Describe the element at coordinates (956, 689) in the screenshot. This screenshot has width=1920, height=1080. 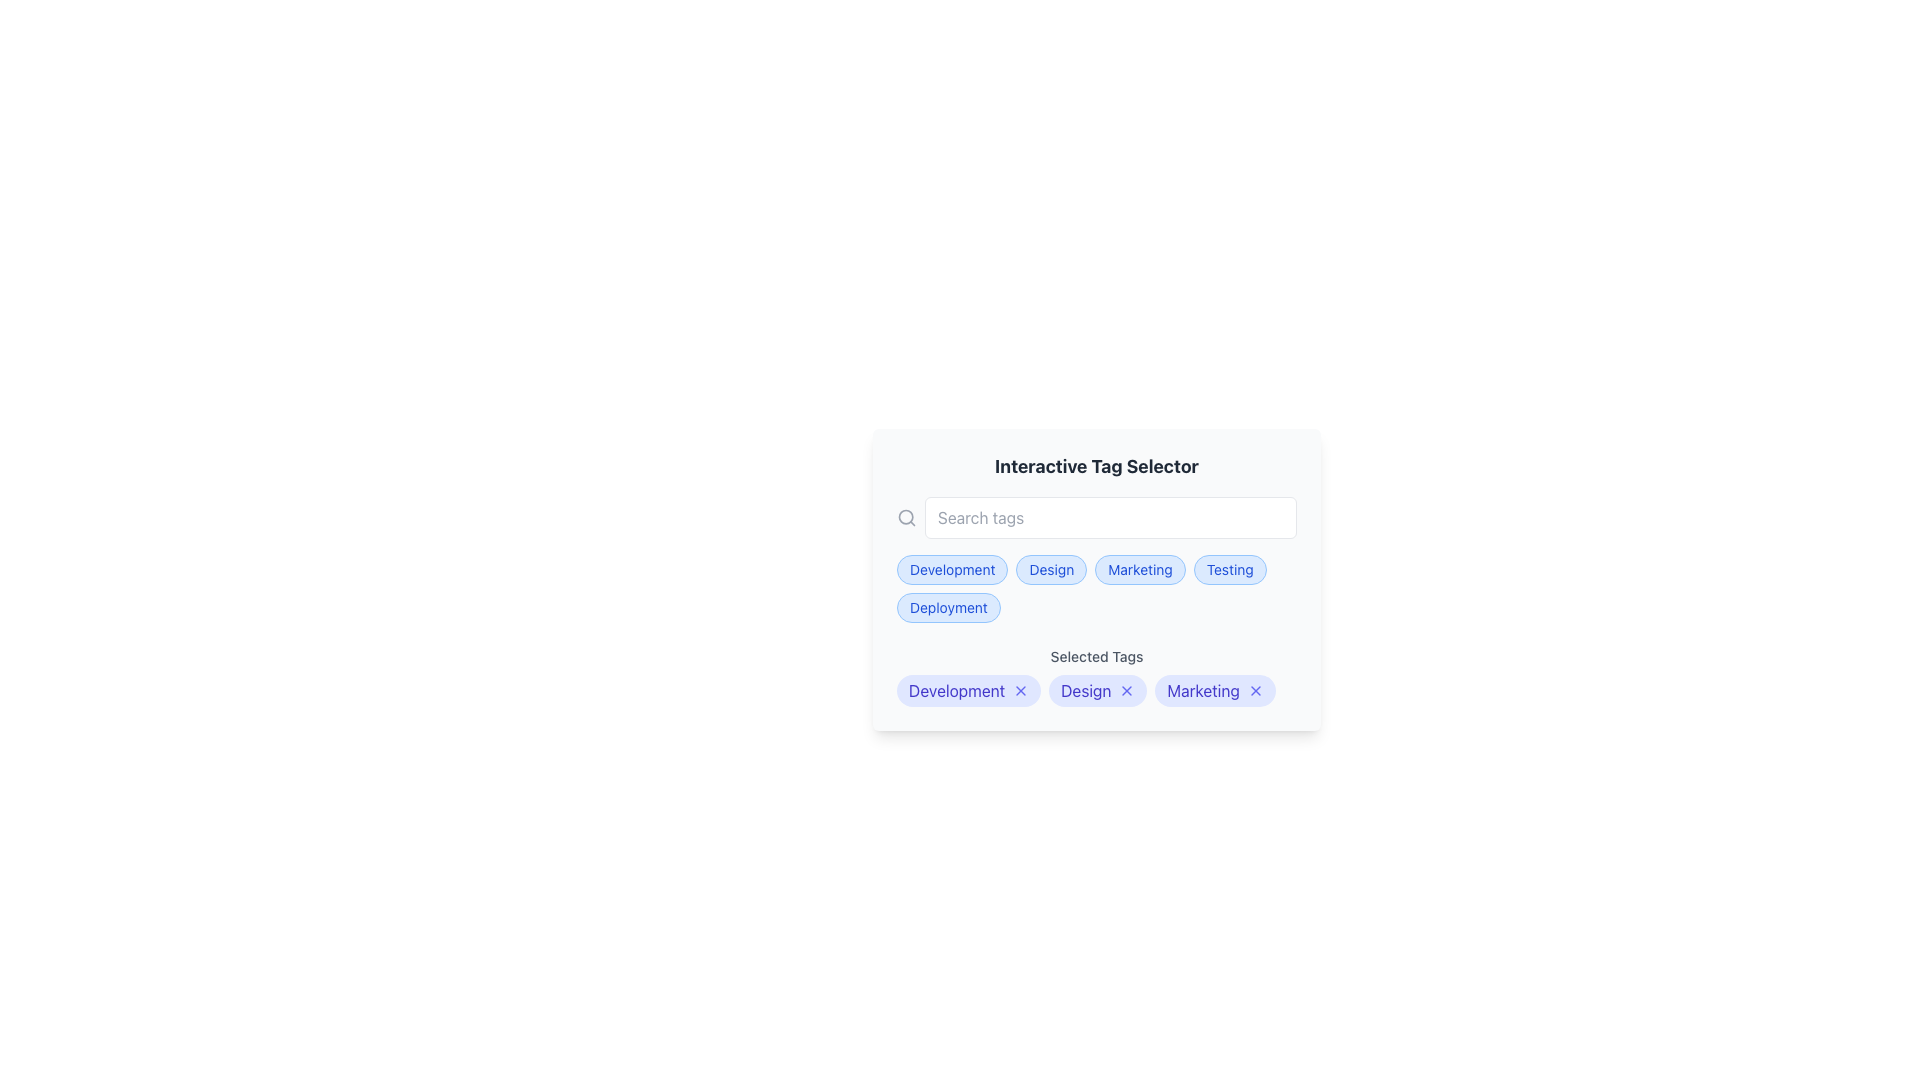
I see `the text label in the 'Selected Tags' section` at that location.